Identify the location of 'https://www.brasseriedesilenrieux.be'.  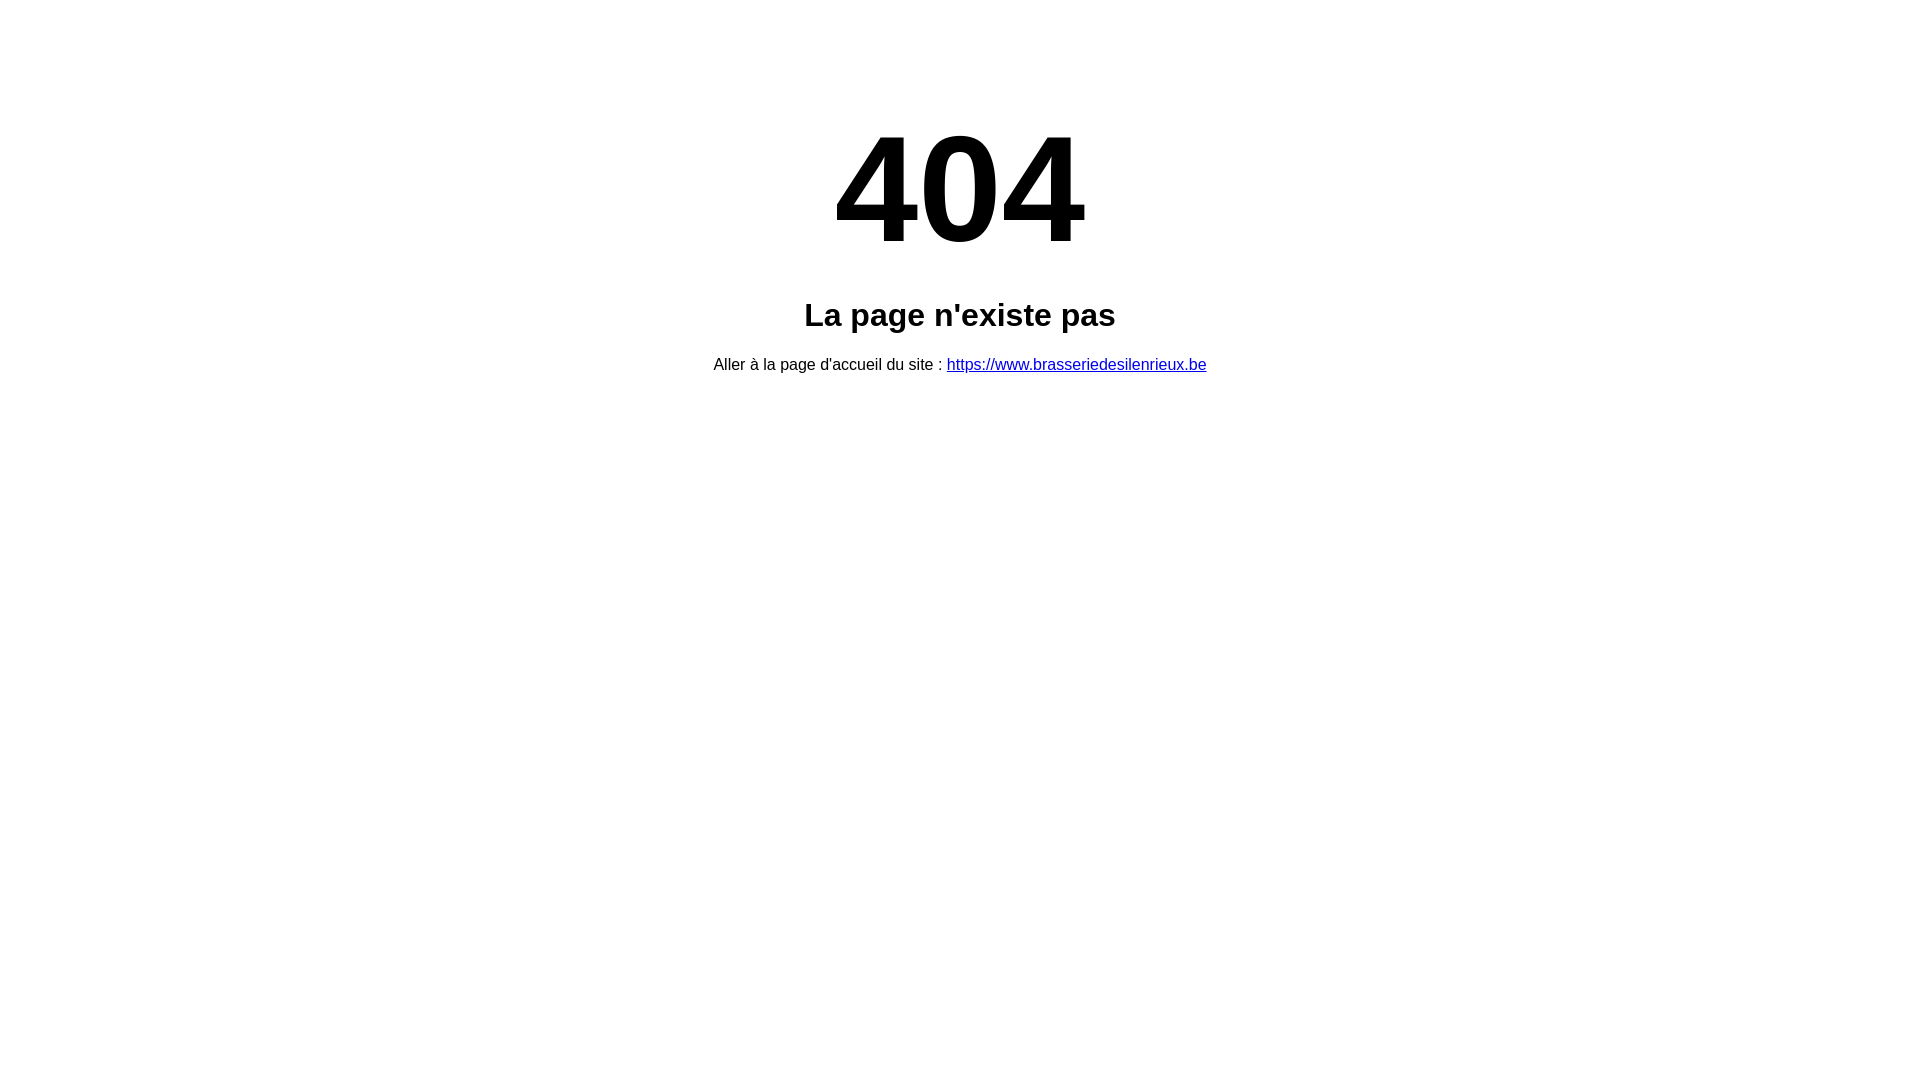
(1075, 364).